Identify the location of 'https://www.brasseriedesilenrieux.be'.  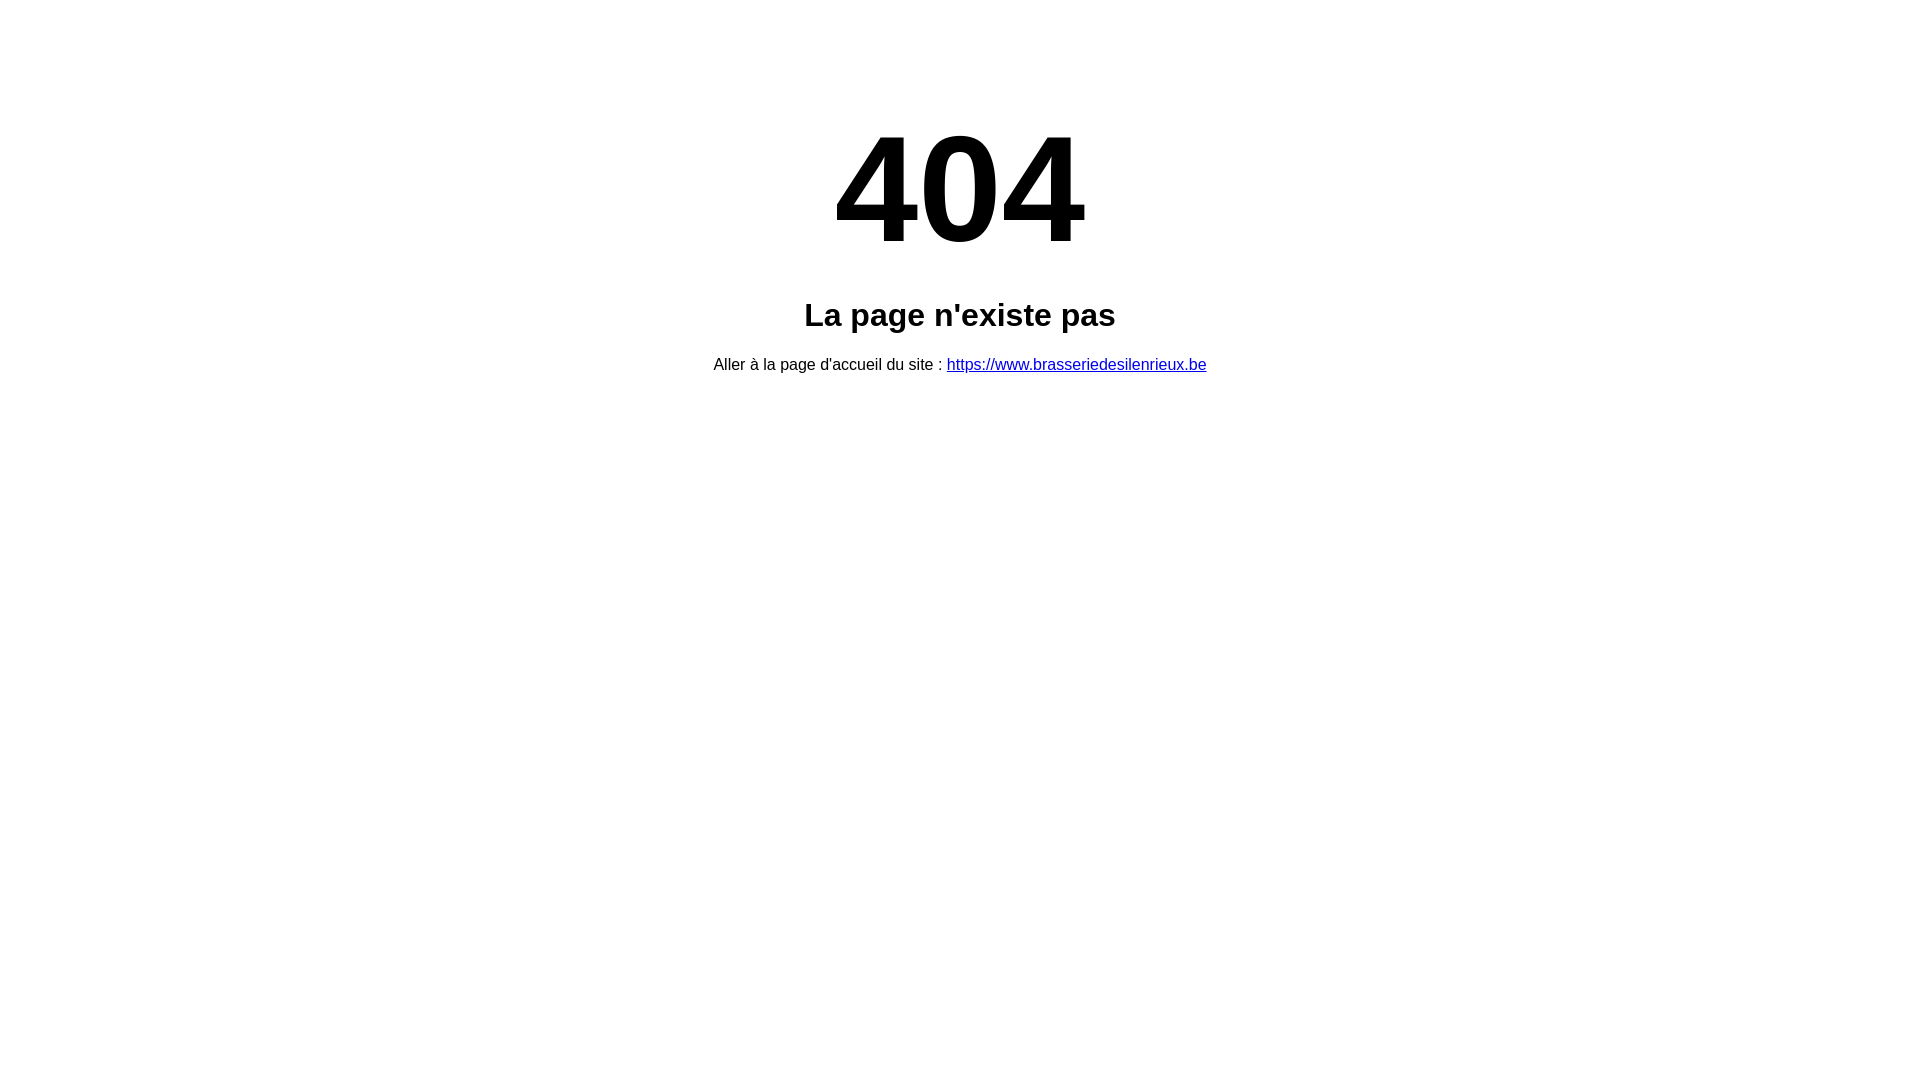
(1075, 364).